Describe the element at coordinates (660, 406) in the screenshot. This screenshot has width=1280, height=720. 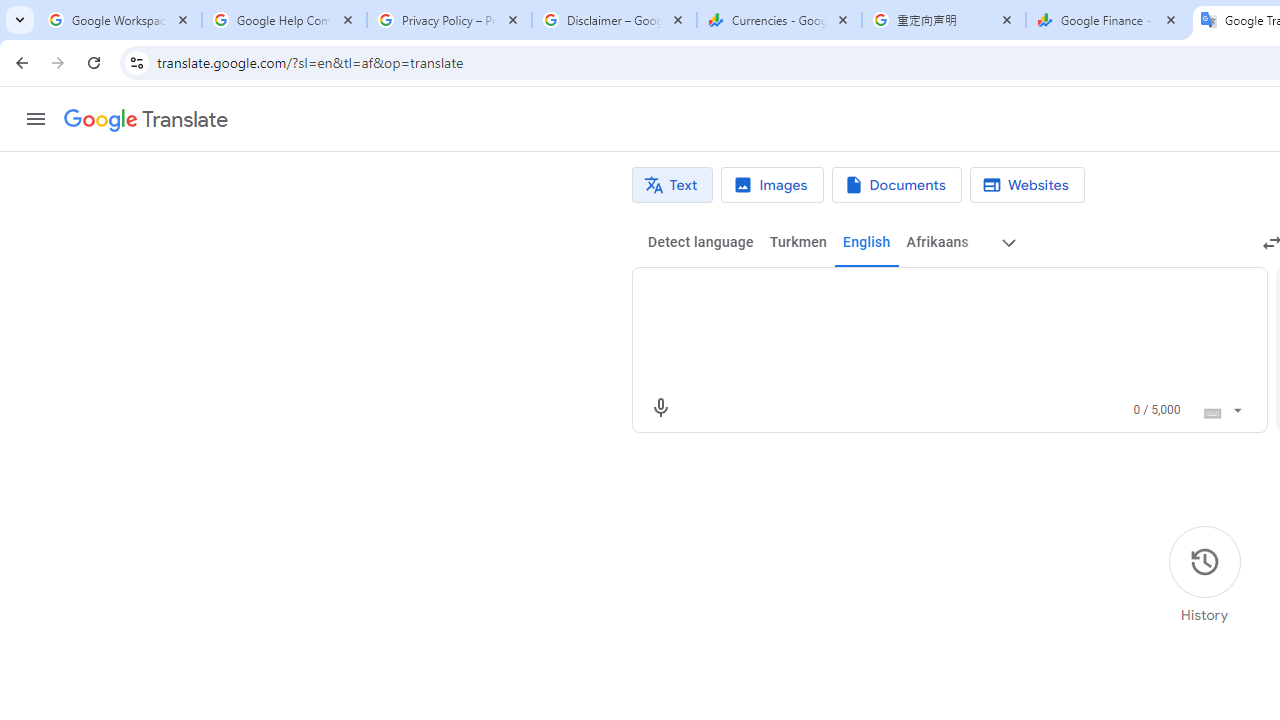
I see `'Translate by voice'` at that location.